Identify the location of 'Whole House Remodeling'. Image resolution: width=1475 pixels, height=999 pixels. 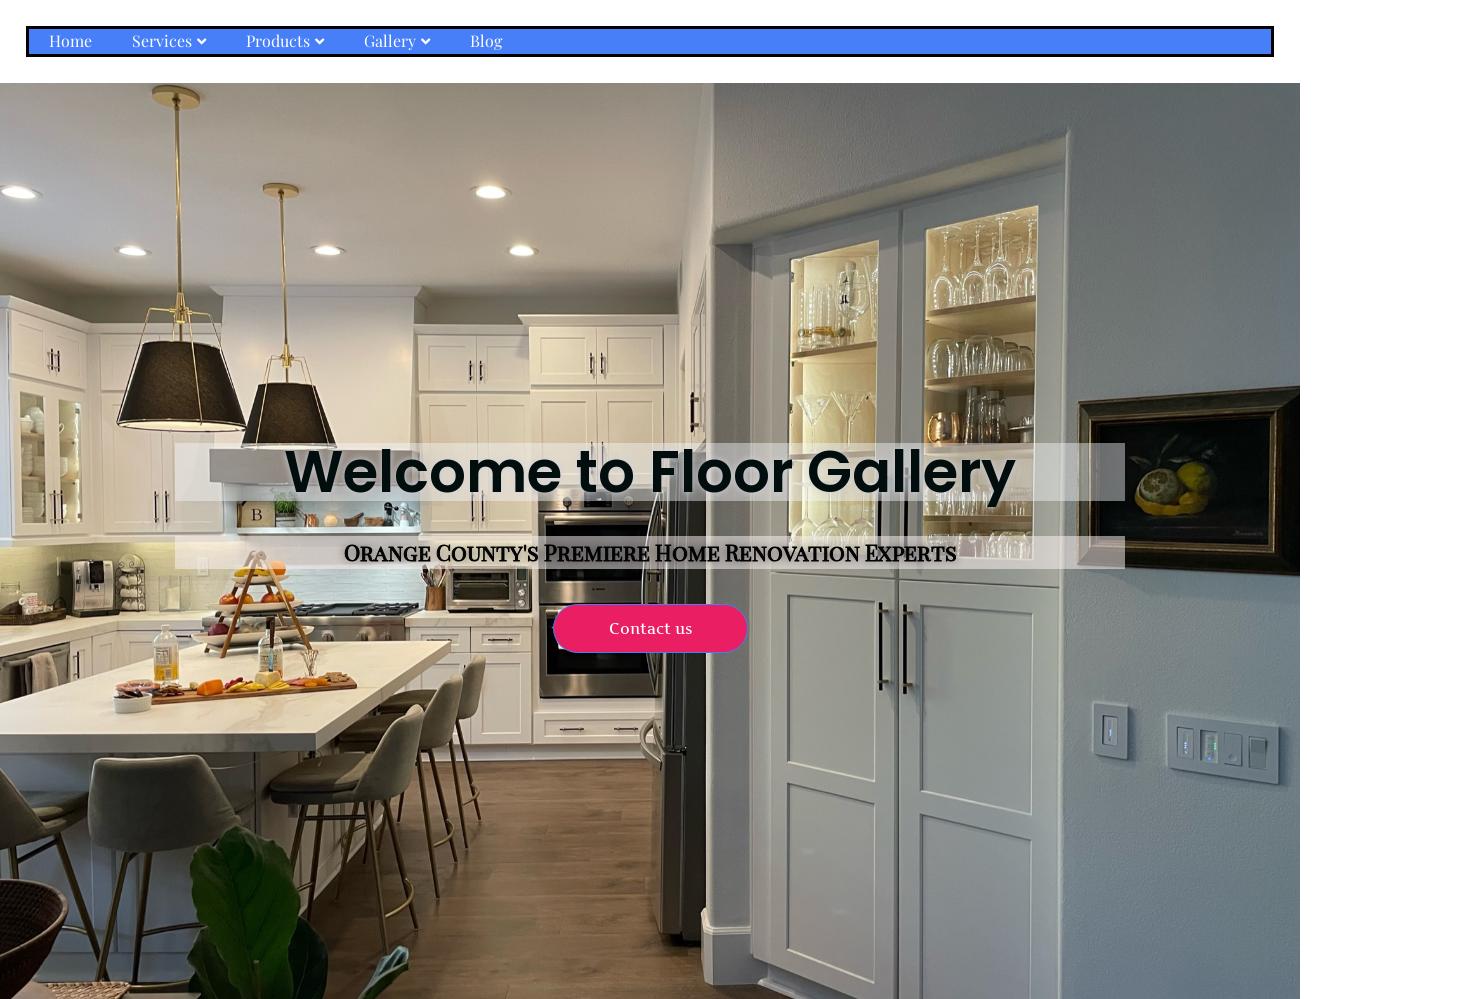
(209, 173).